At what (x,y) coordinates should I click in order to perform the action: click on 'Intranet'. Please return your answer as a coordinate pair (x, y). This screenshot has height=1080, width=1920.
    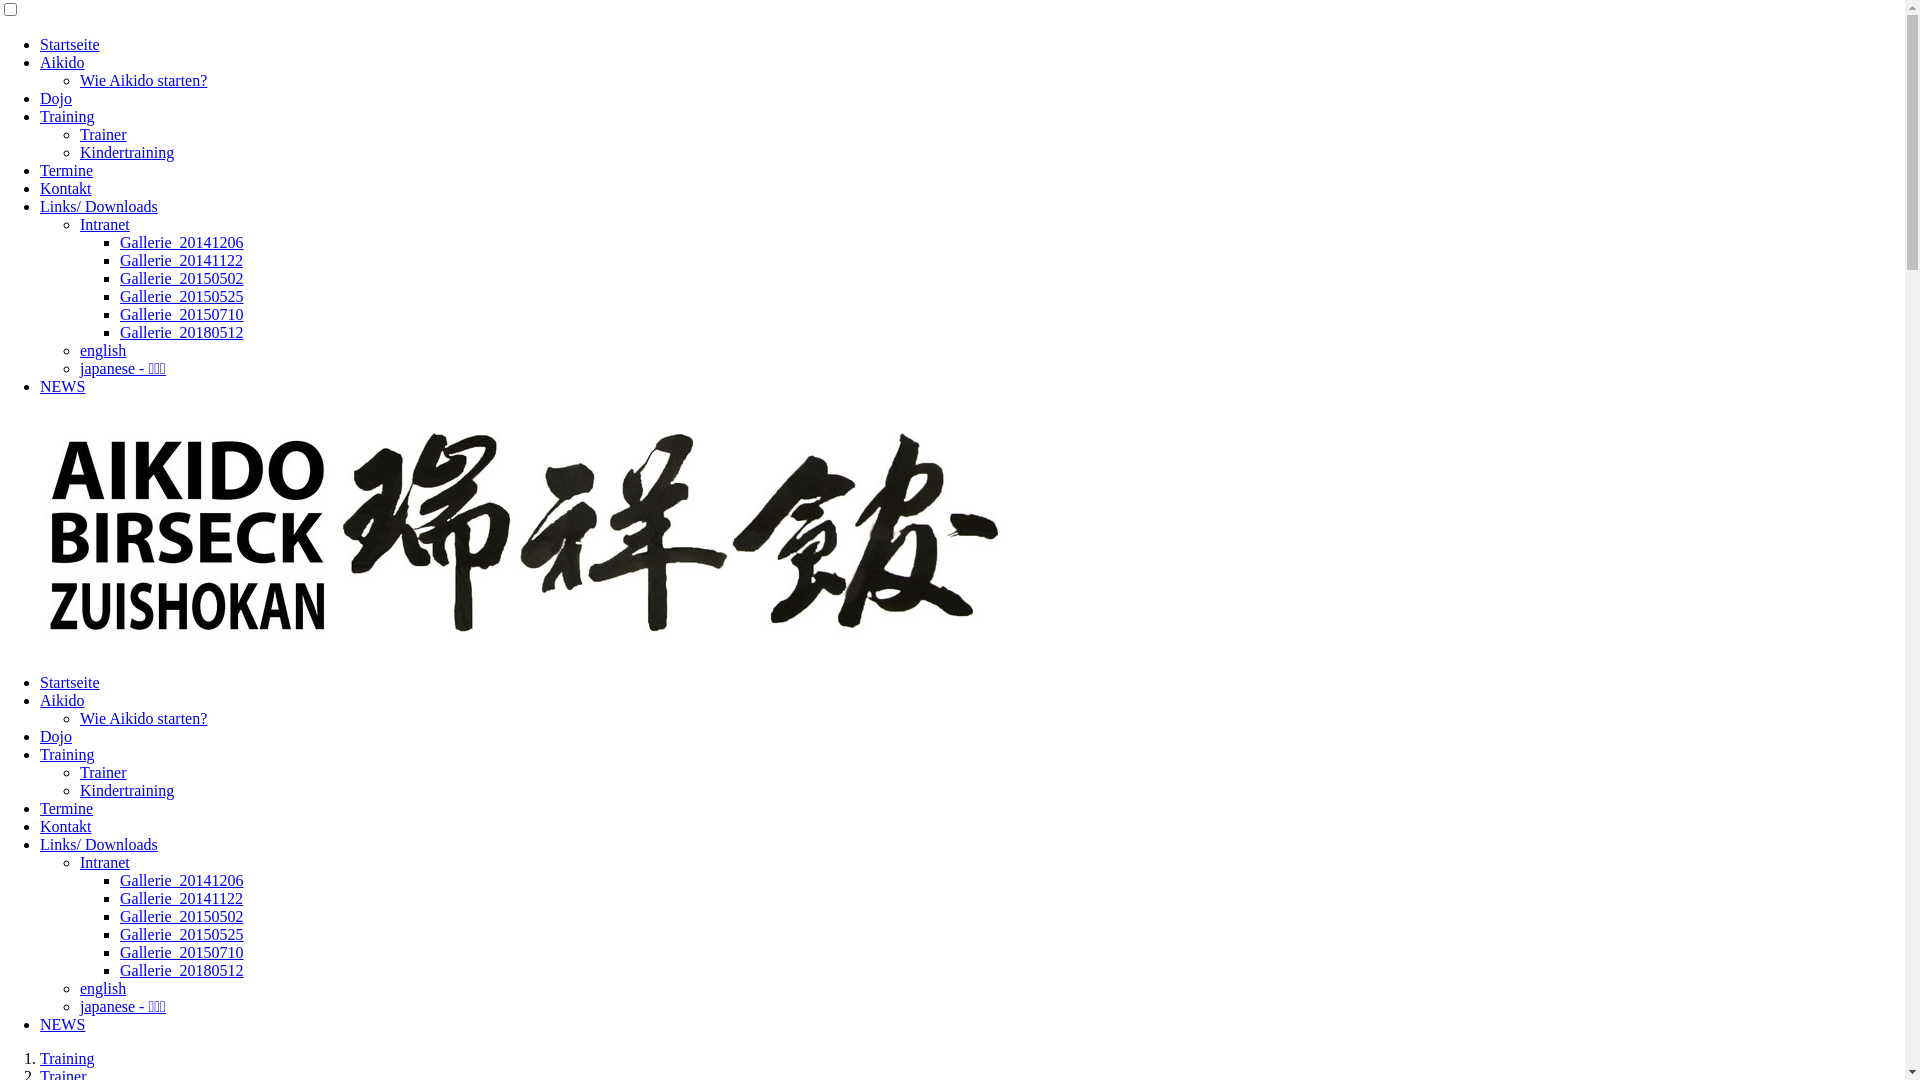
    Looking at the image, I should click on (80, 861).